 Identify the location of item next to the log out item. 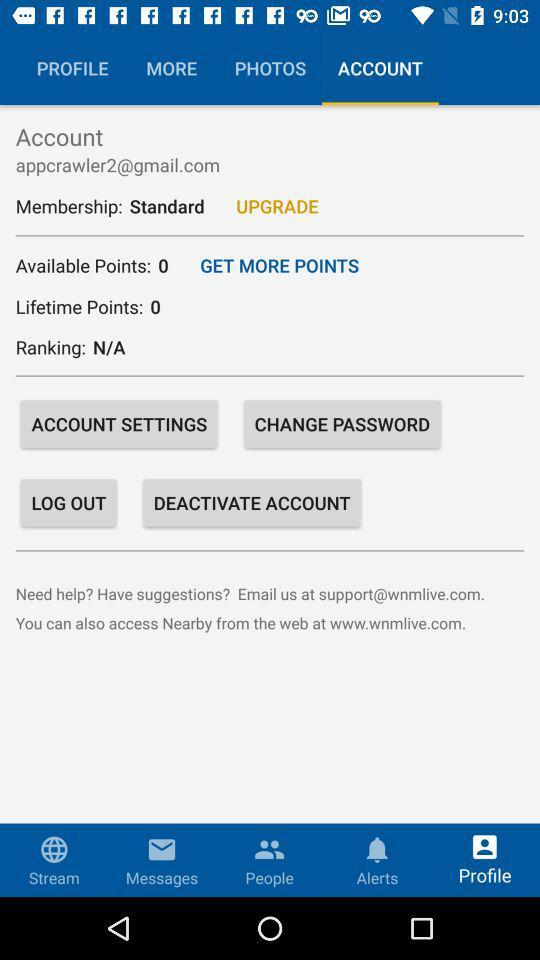
(252, 501).